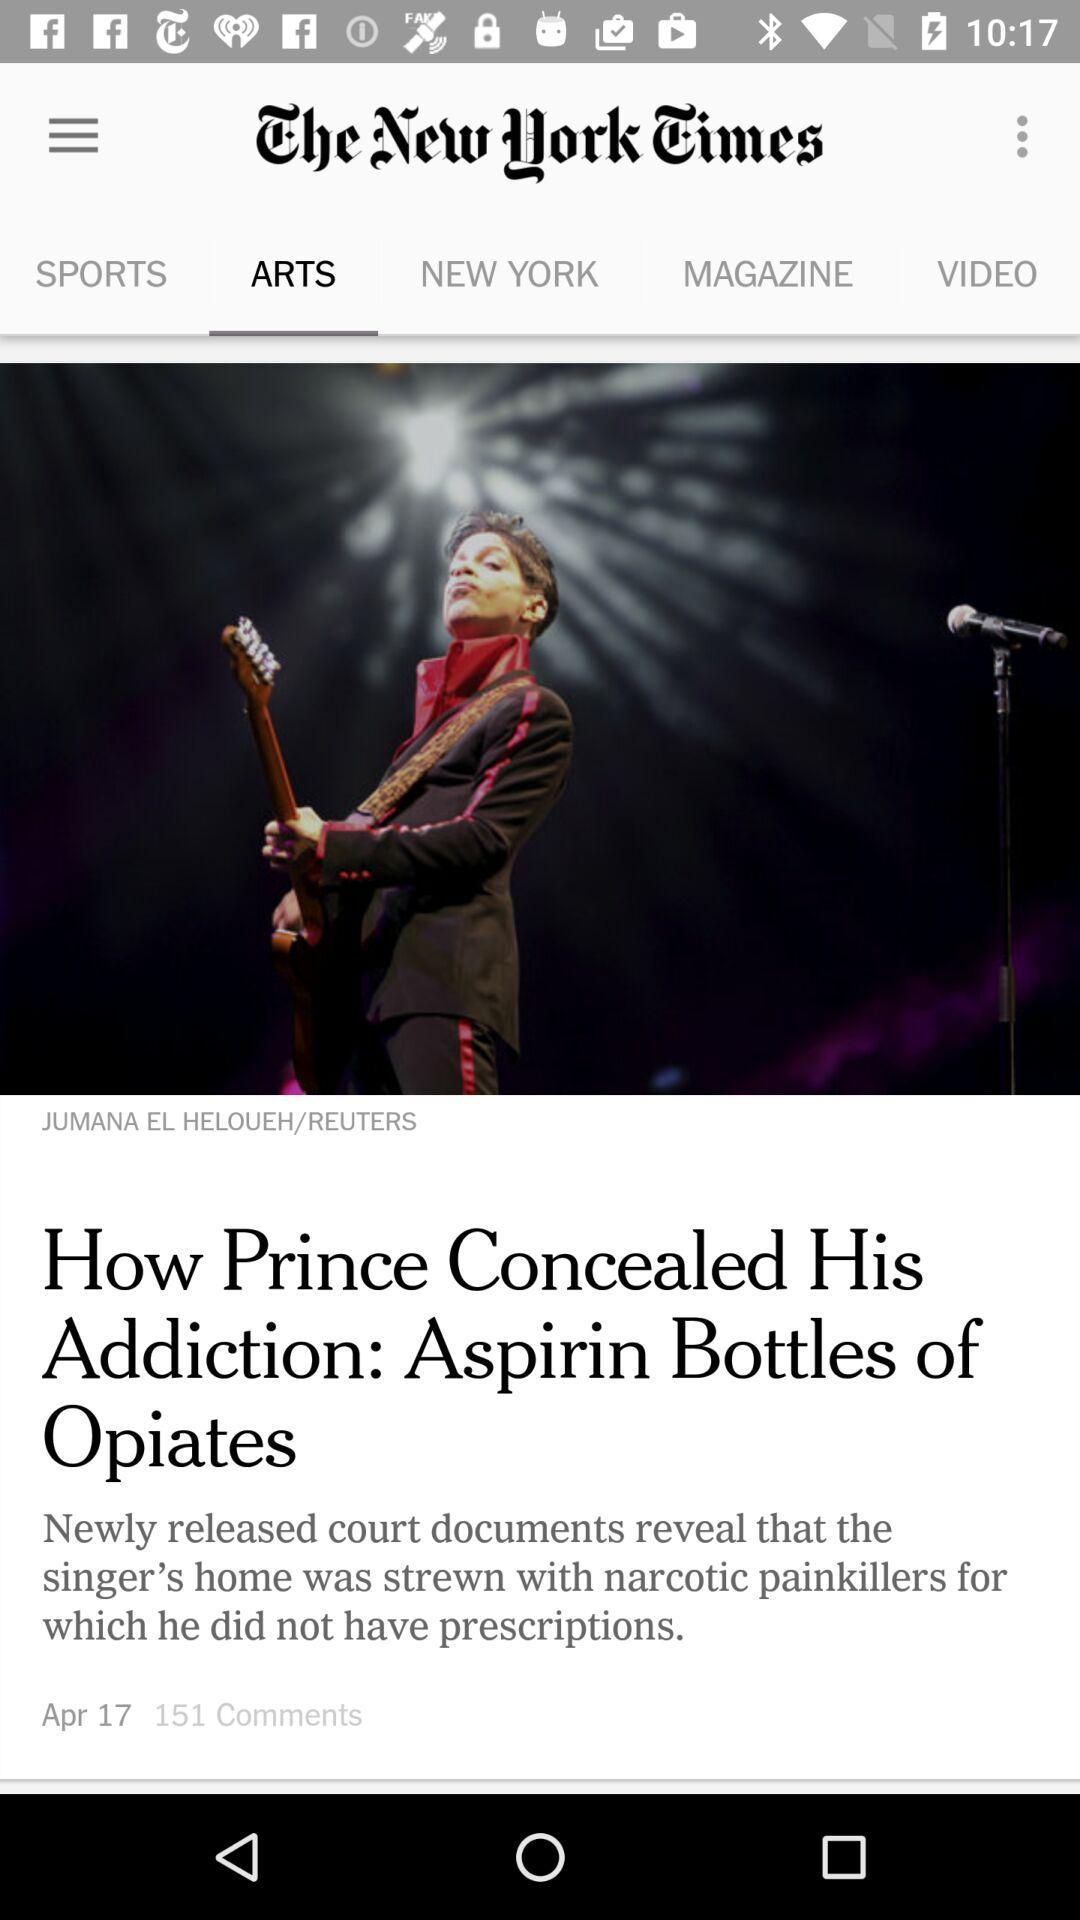  I want to click on the item next to arts icon, so click(104, 272).